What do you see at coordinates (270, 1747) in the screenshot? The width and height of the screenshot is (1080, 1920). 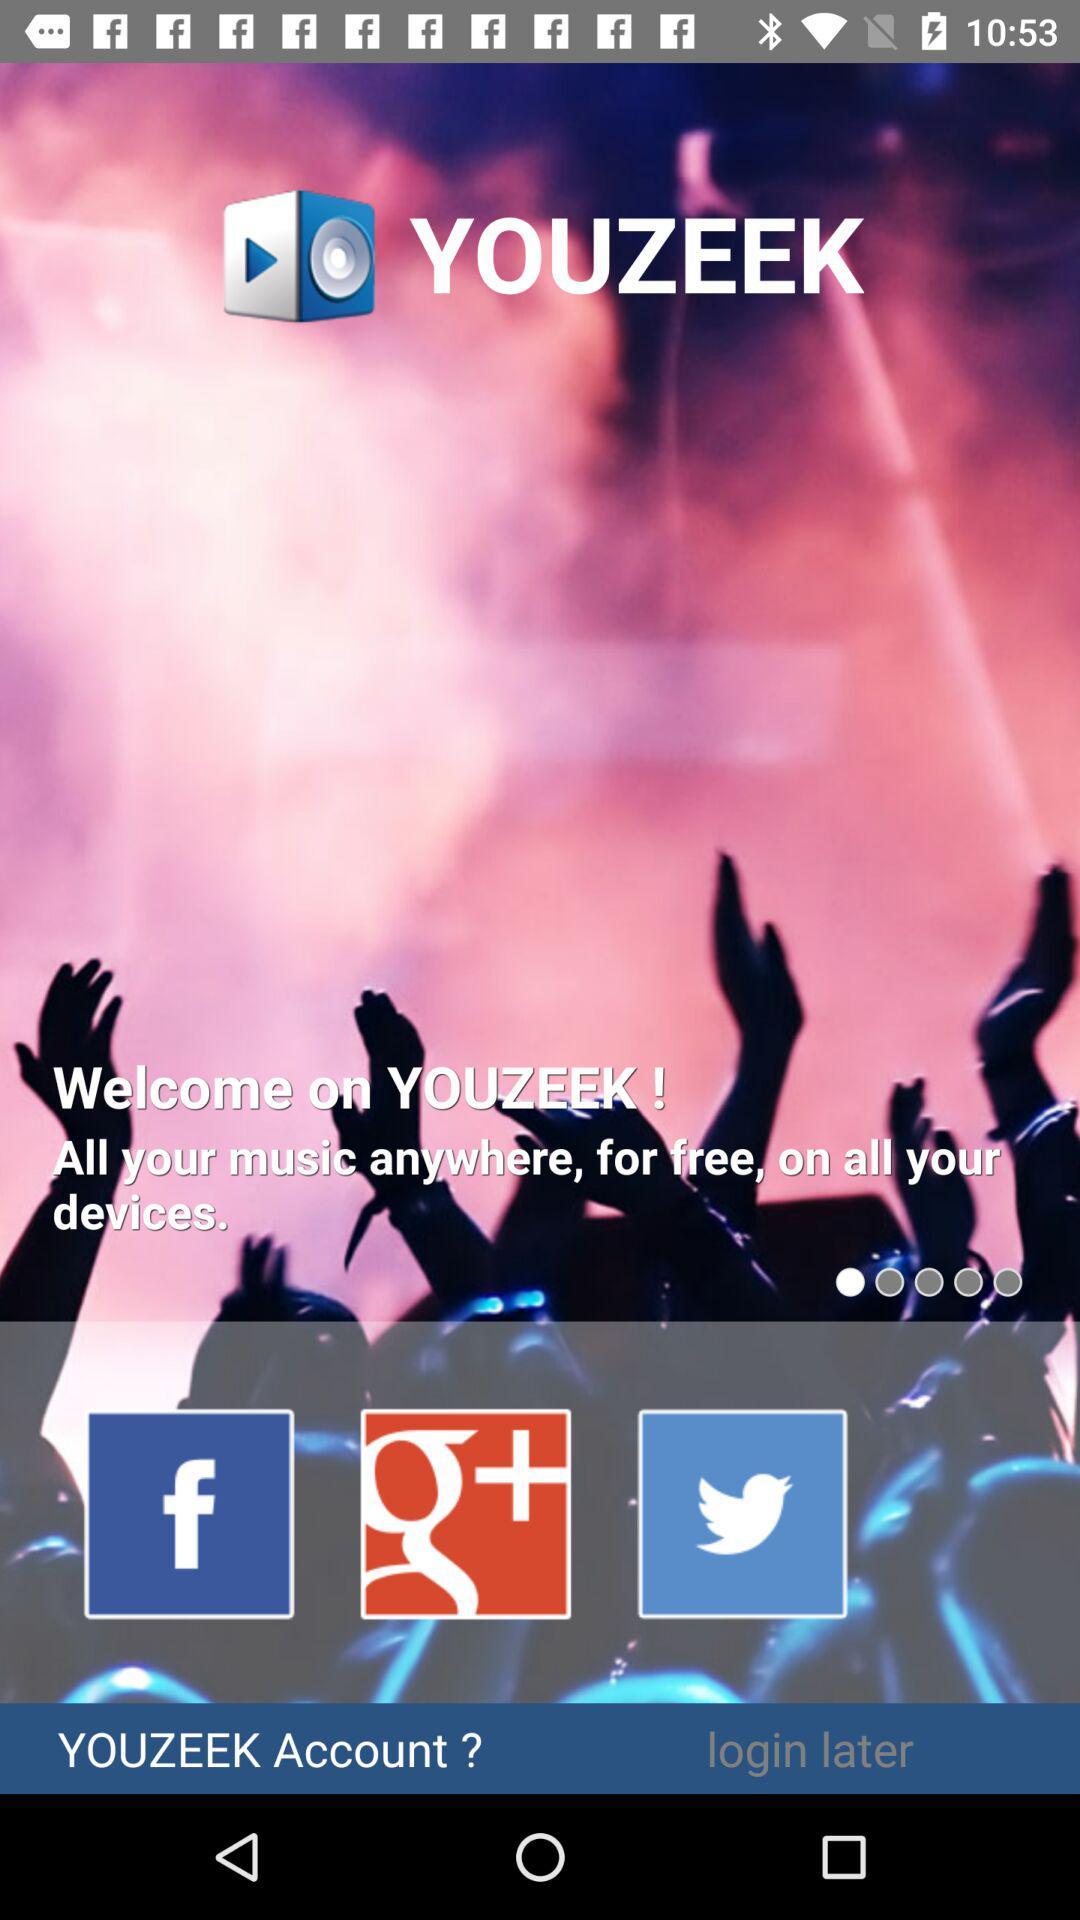 I see `item next to the login later icon` at bounding box center [270, 1747].